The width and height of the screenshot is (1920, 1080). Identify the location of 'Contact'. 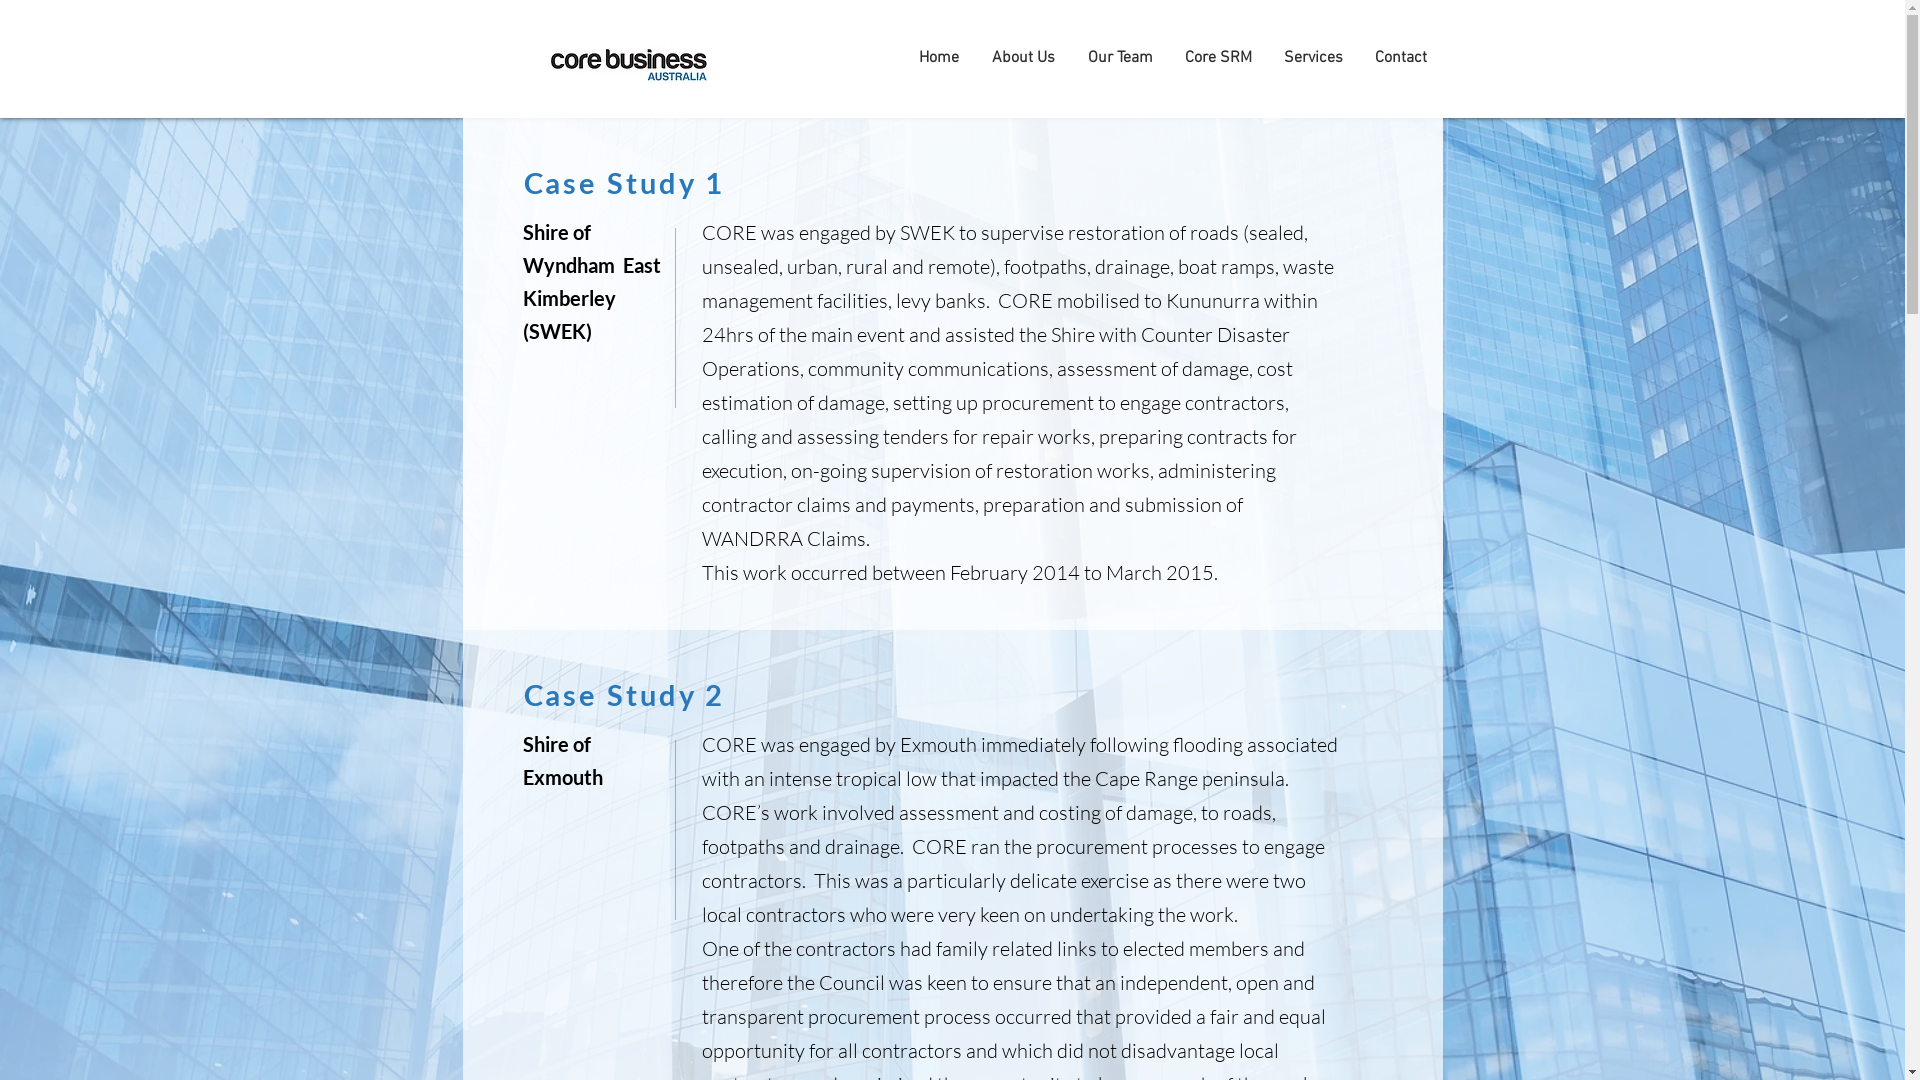
(1358, 57).